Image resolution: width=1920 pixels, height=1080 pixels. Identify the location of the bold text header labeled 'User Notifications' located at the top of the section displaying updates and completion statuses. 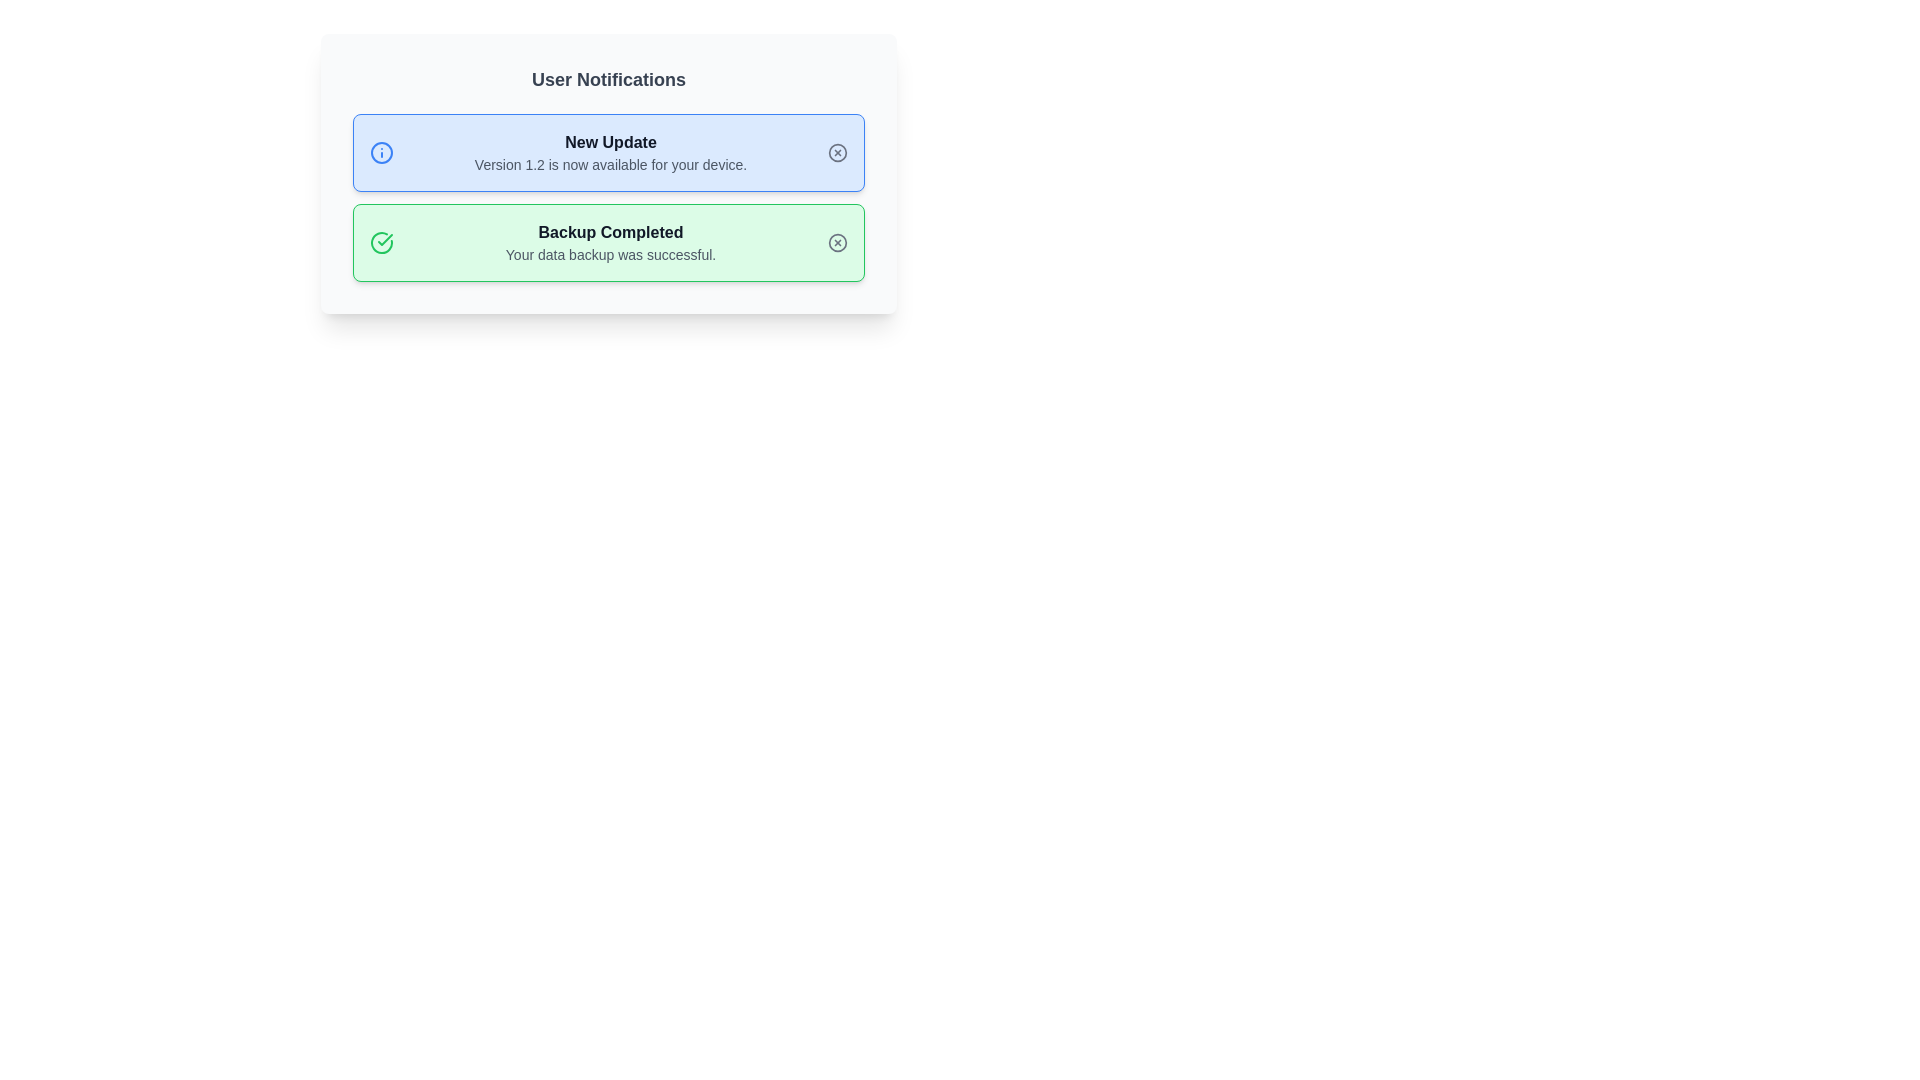
(608, 79).